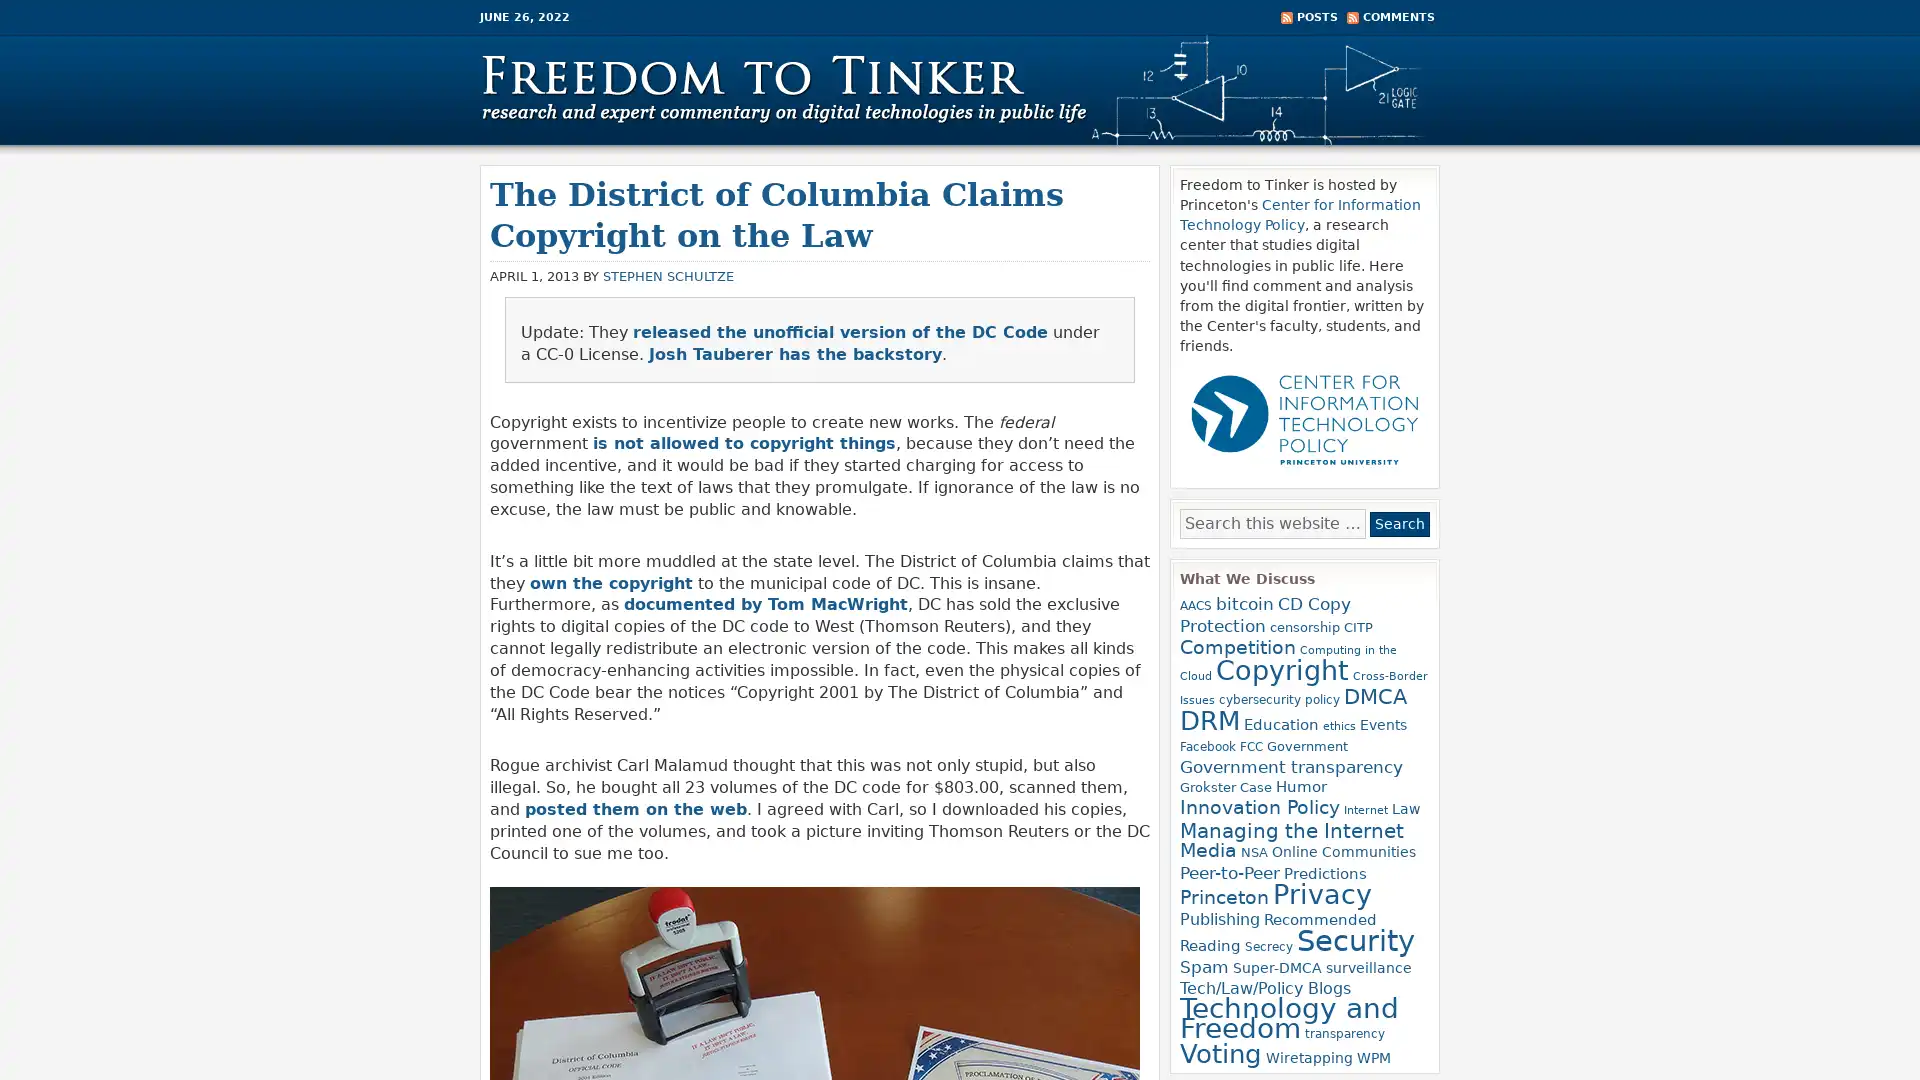 The height and width of the screenshot is (1080, 1920). I want to click on Search, so click(1399, 523).